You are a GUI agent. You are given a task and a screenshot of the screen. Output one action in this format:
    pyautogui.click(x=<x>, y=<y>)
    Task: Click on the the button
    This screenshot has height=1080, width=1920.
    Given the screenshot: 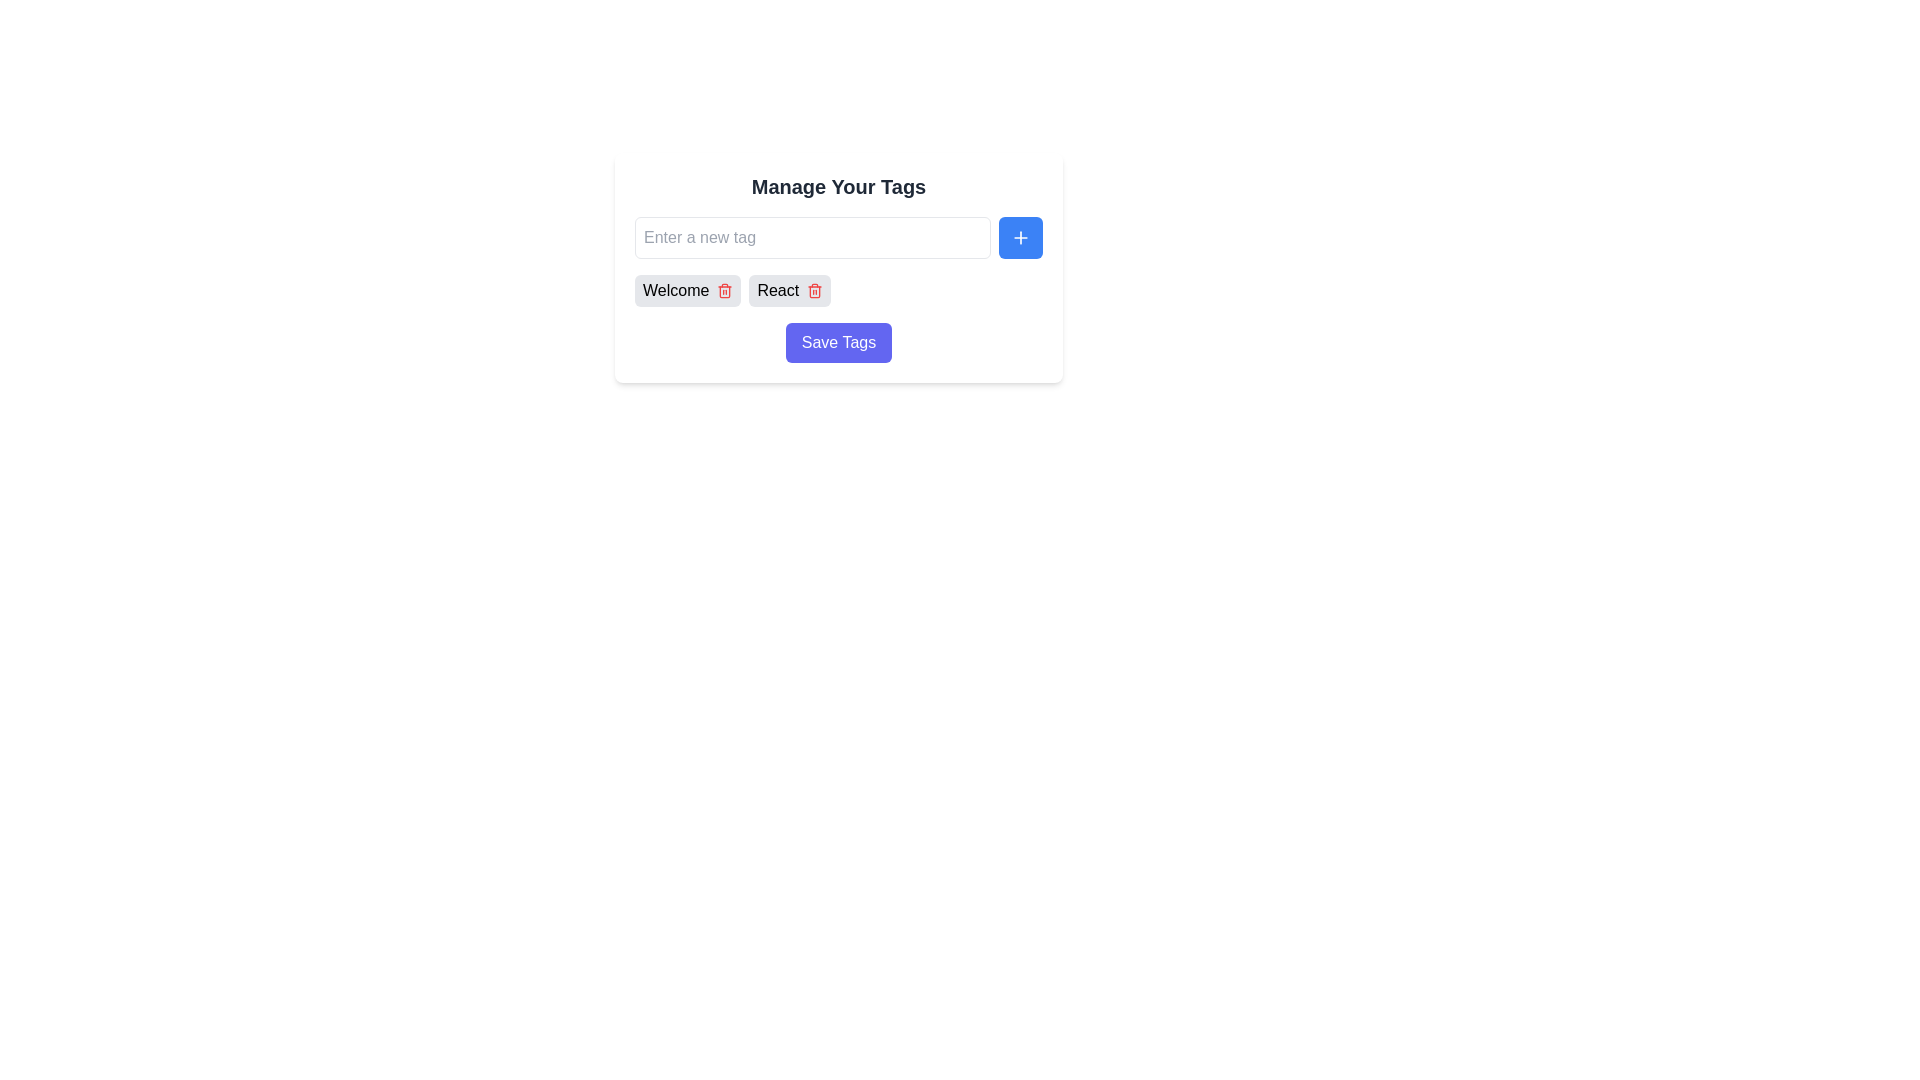 What is the action you would take?
    pyautogui.click(x=1021, y=237)
    